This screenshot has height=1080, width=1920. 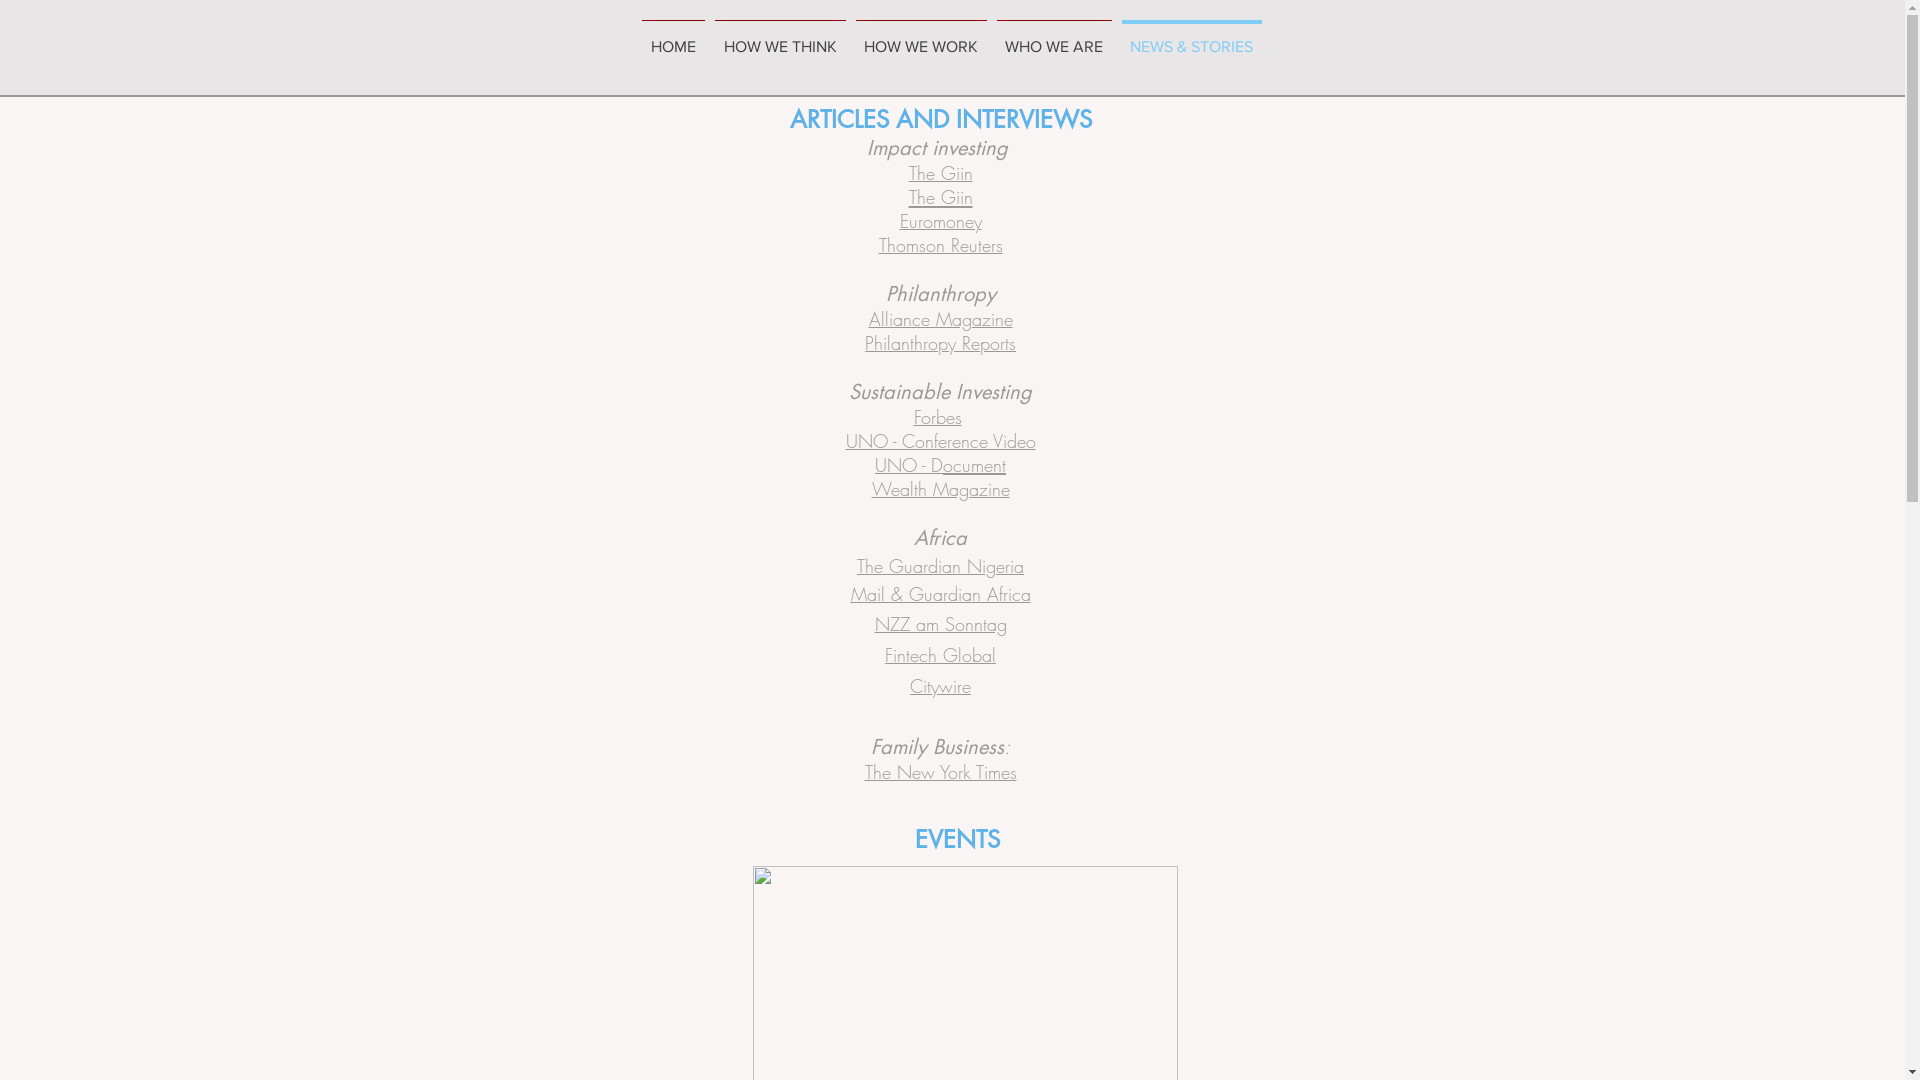 What do you see at coordinates (710, 38) in the screenshot?
I see `'HOW WE THINK'` at bounding box center [710, 38].